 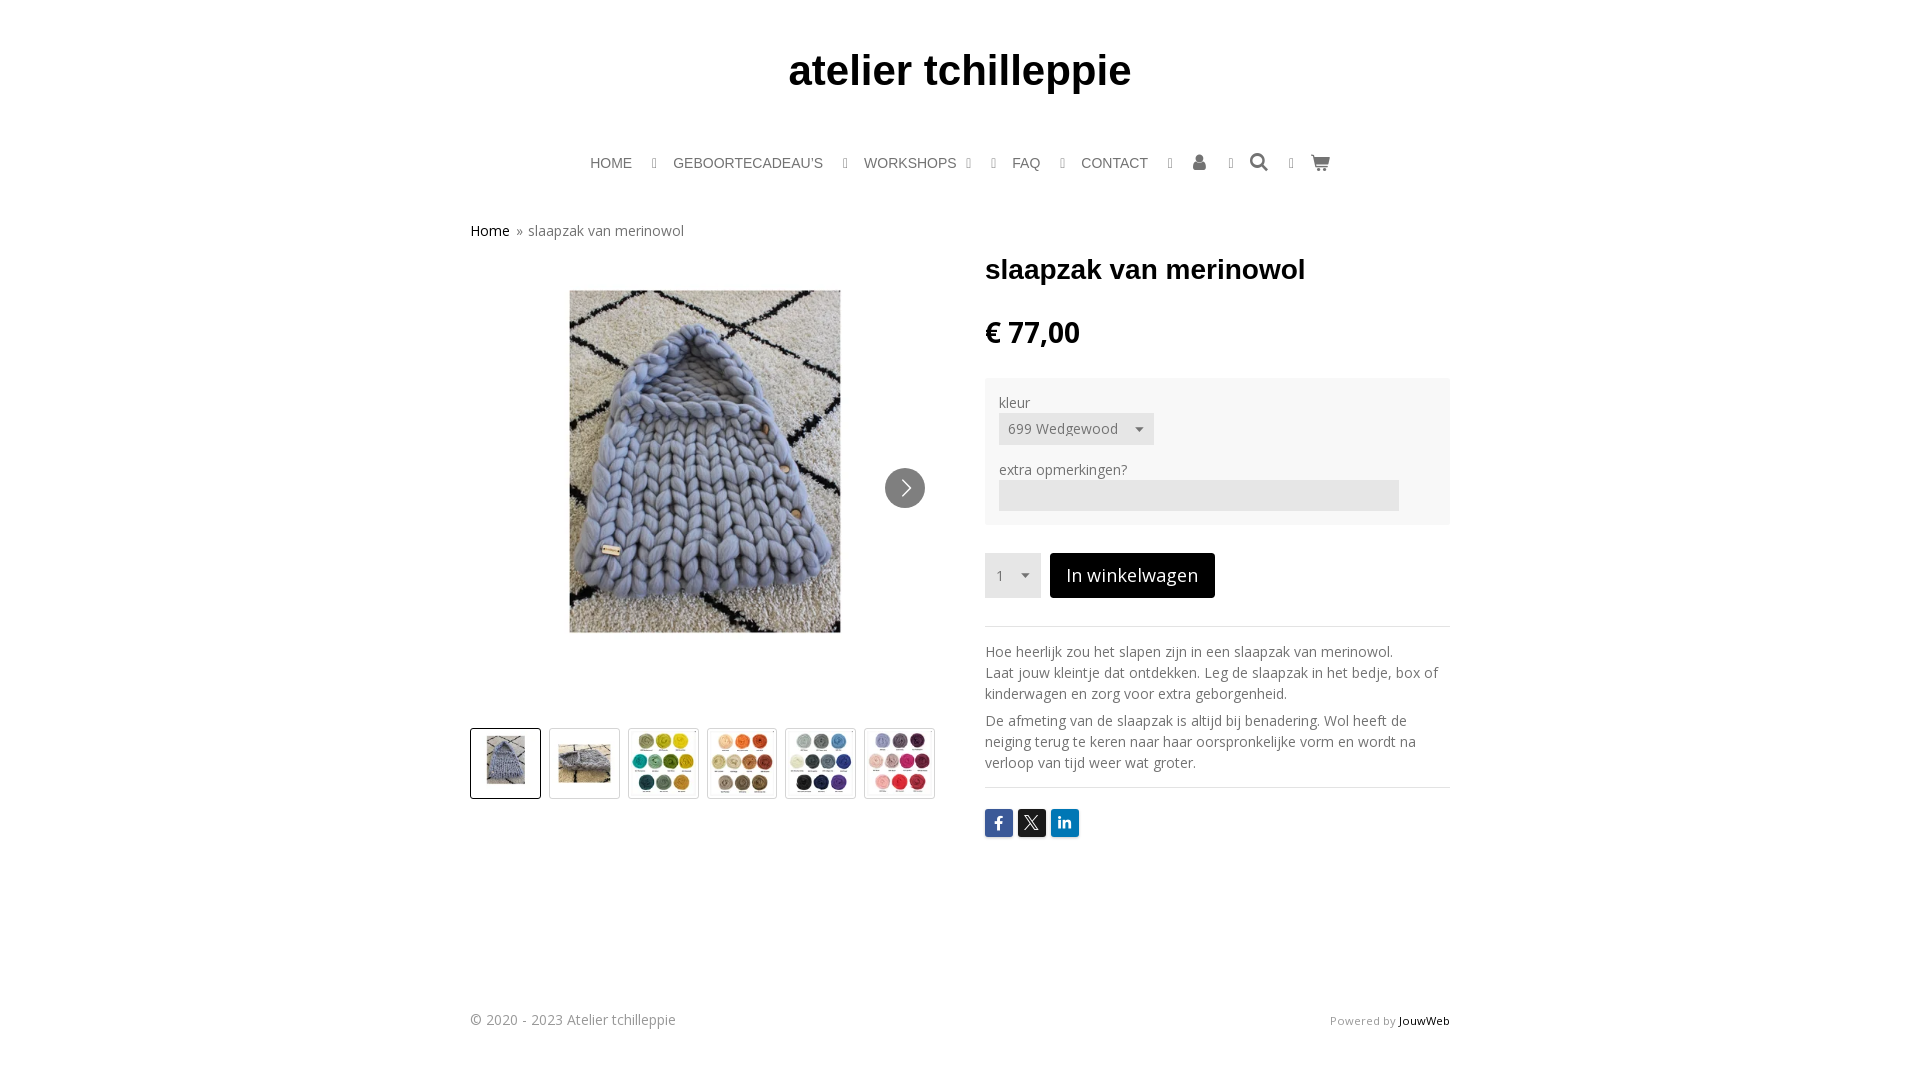 What do you see at coordinates (1320, 162) in the screenshot?
I see `'Bekijk winkelwagen'` at bounding box center [1320, 162].